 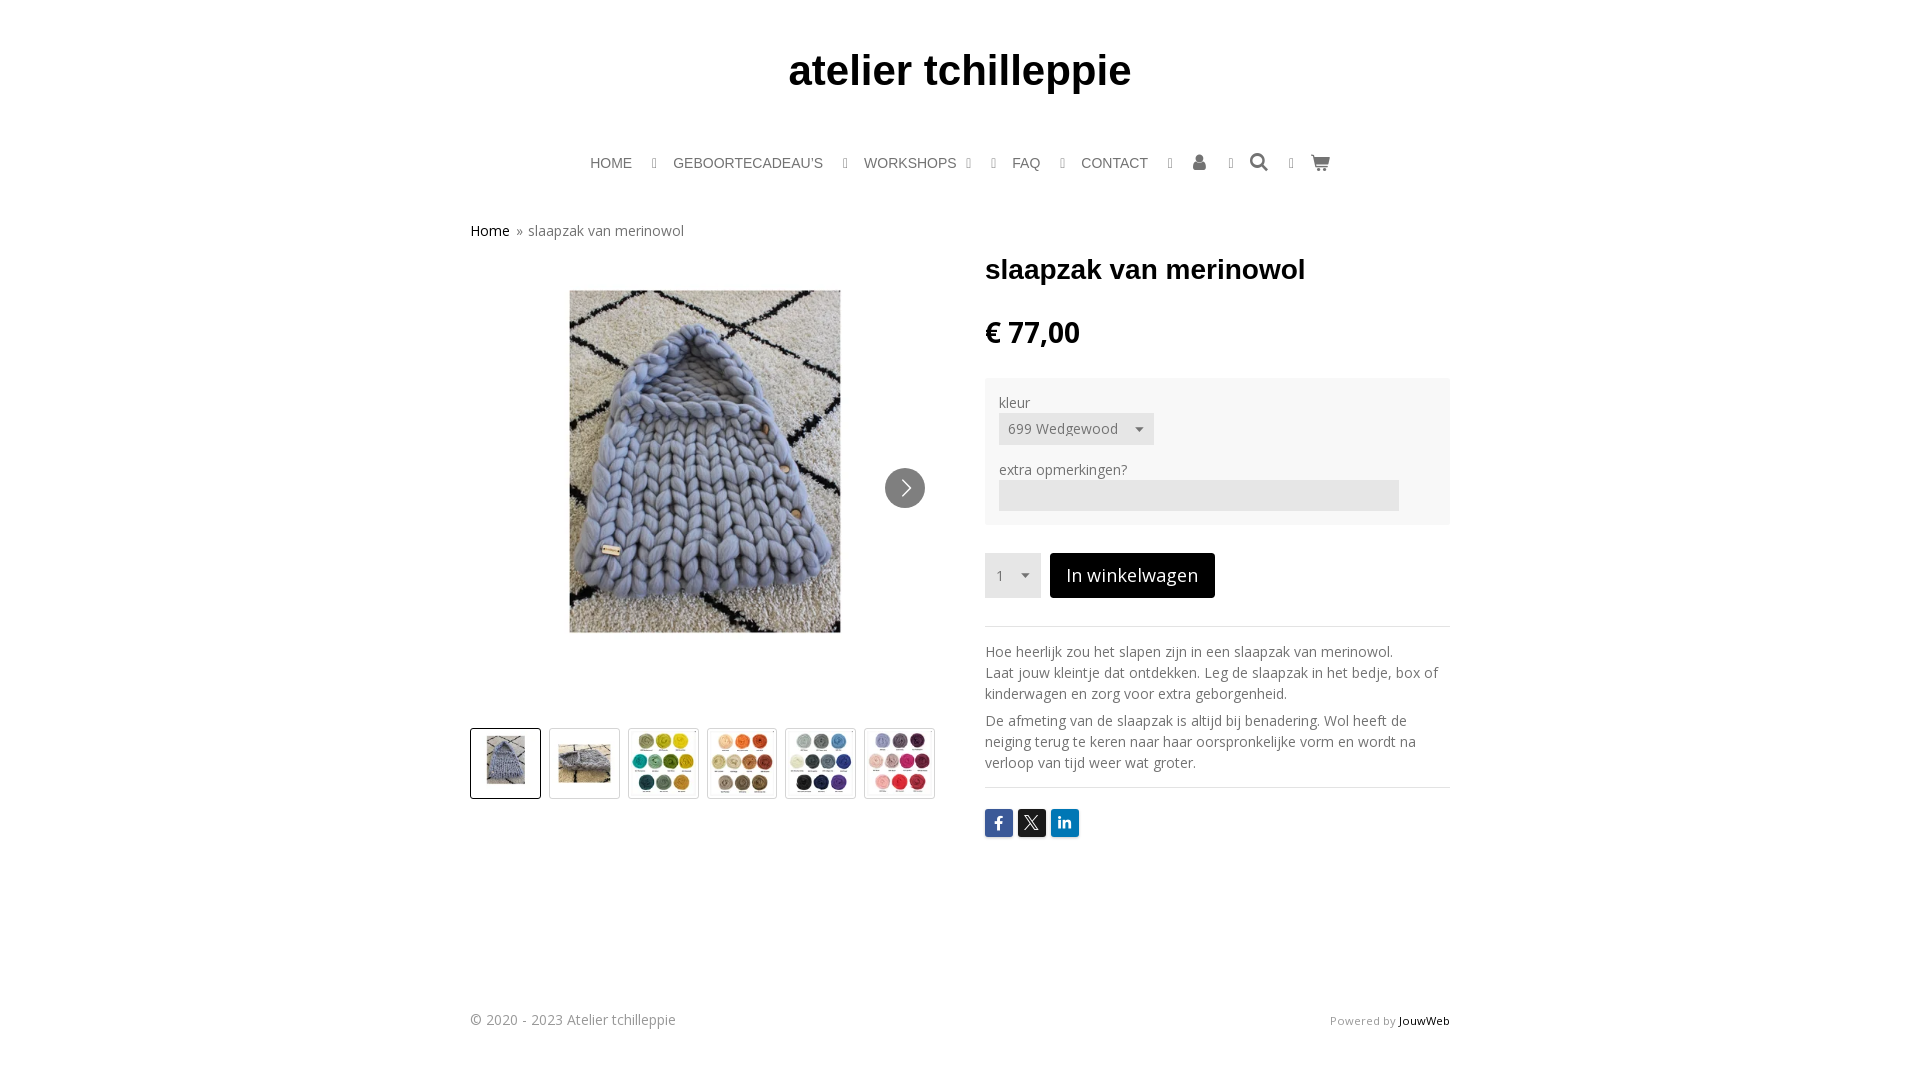 What do you see at coordinates (1320, 162) in the screenshot?
I see `'Bekijk winkelwagen'` at bounding box center [1320, 162].